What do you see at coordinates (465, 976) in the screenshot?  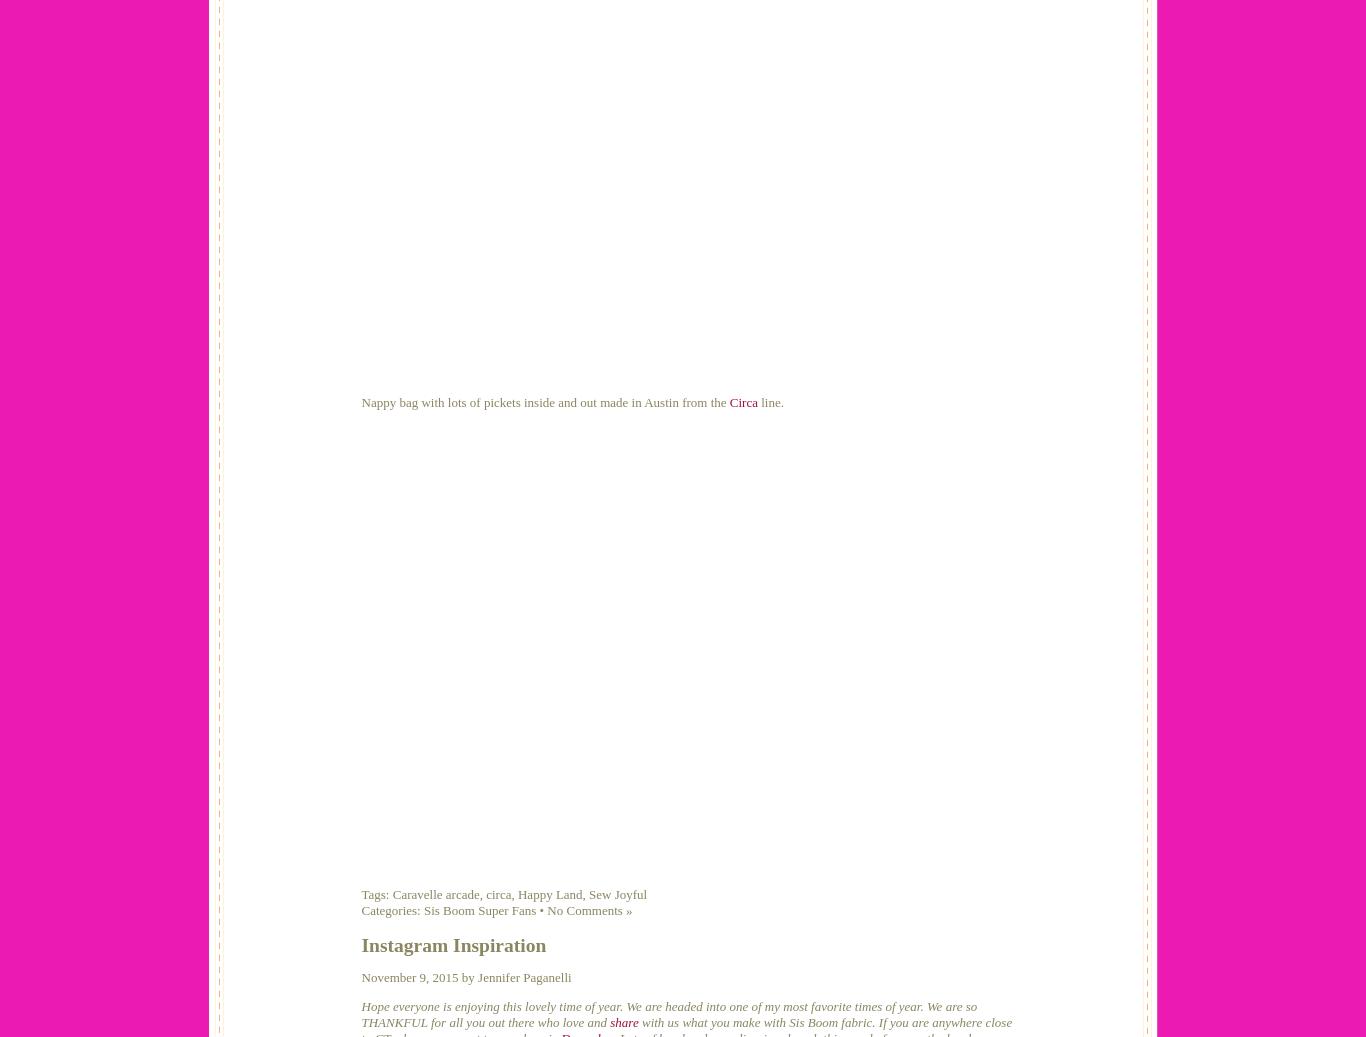 I see `'November 9, 2015 by Jennifer Paganelli'` at bounding box center [465, 976].